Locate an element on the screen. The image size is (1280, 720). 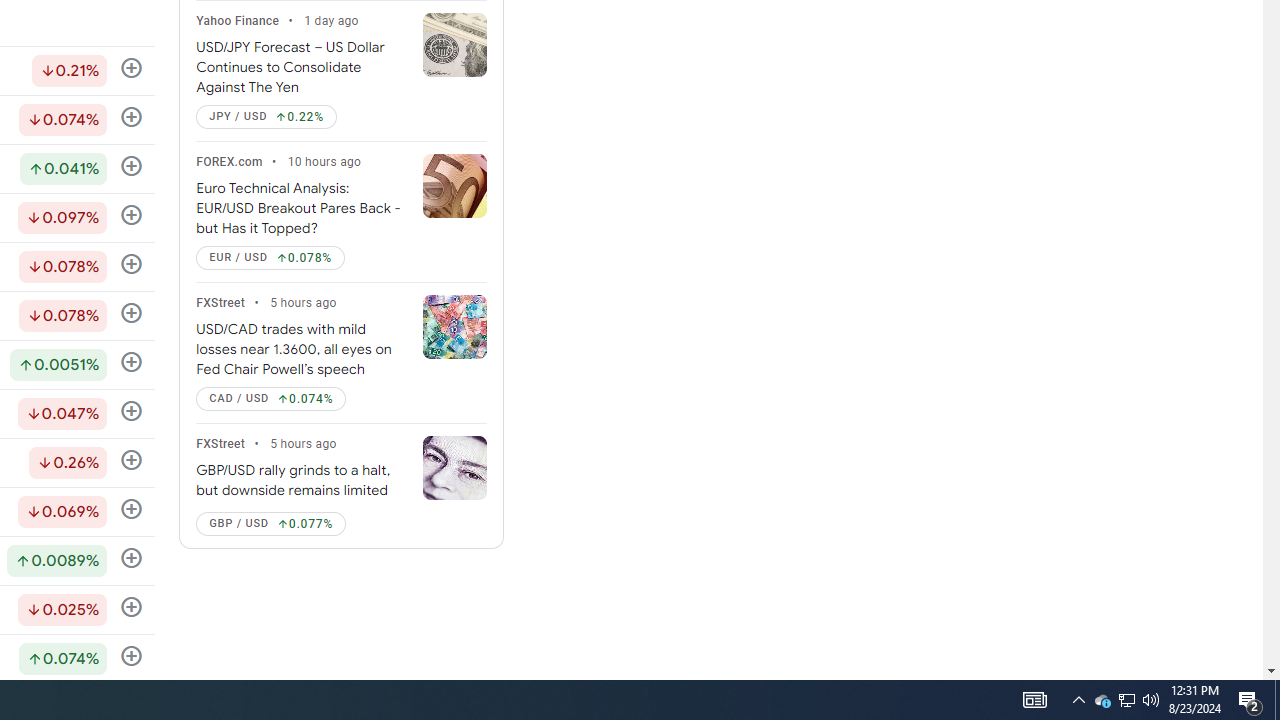
'Follow' is located at coordinates (130, 657).